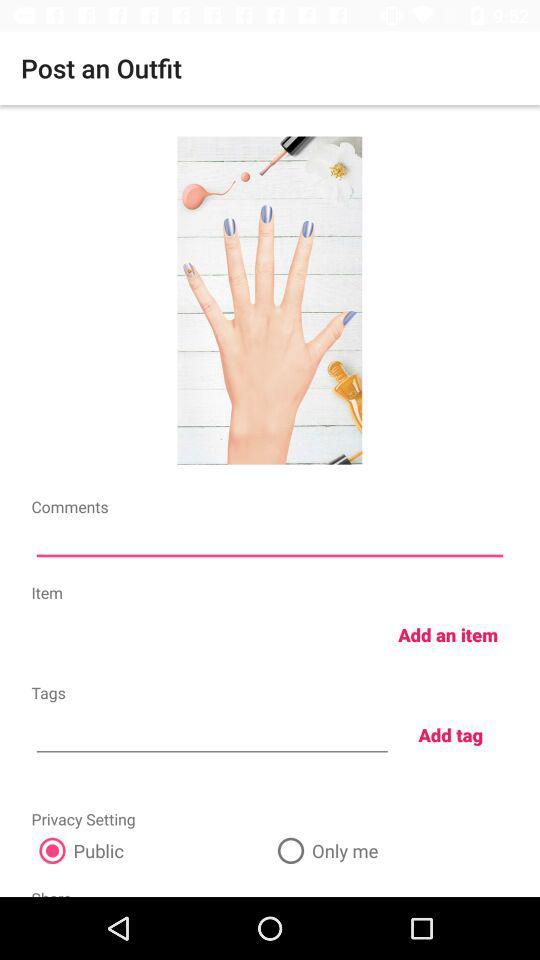 The image size is (540, 960). I want to click on write tags, so click(211, 732).